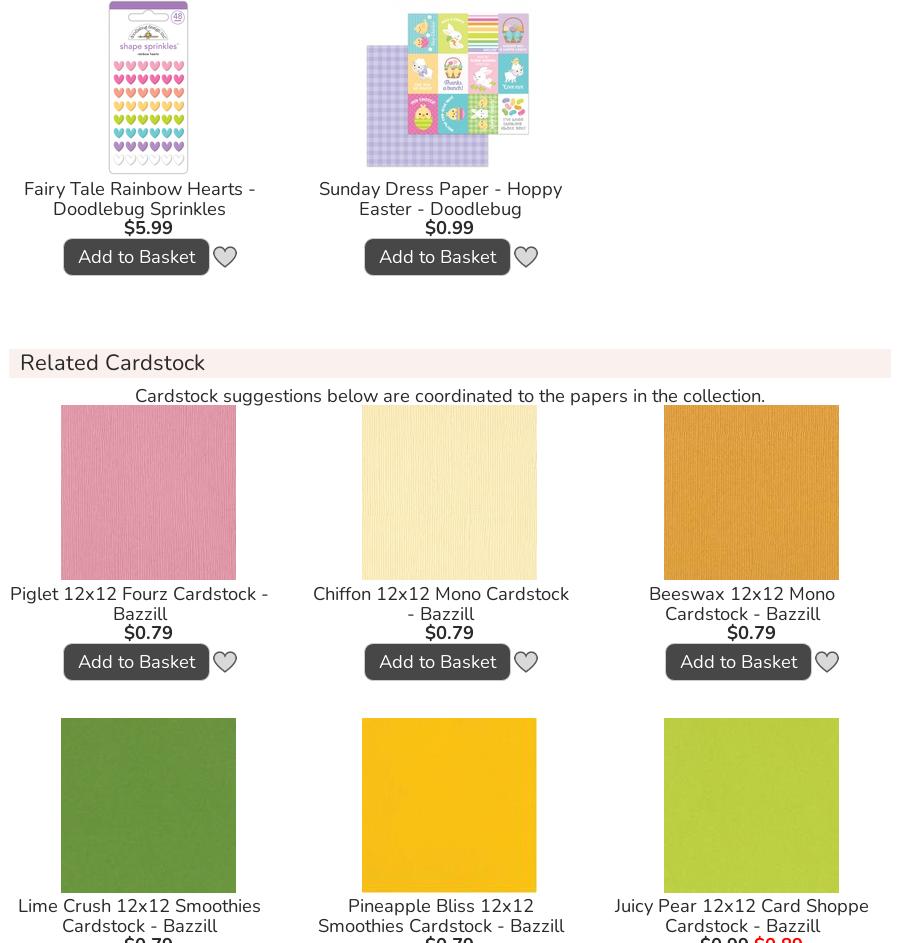 The height and width of the screenshot is (943, 902). Describe the element at coordinates (741, 601) in the screenshot. I see `'Beeswax 12x12 Mono Cardstock - Bazzill'` at that location.